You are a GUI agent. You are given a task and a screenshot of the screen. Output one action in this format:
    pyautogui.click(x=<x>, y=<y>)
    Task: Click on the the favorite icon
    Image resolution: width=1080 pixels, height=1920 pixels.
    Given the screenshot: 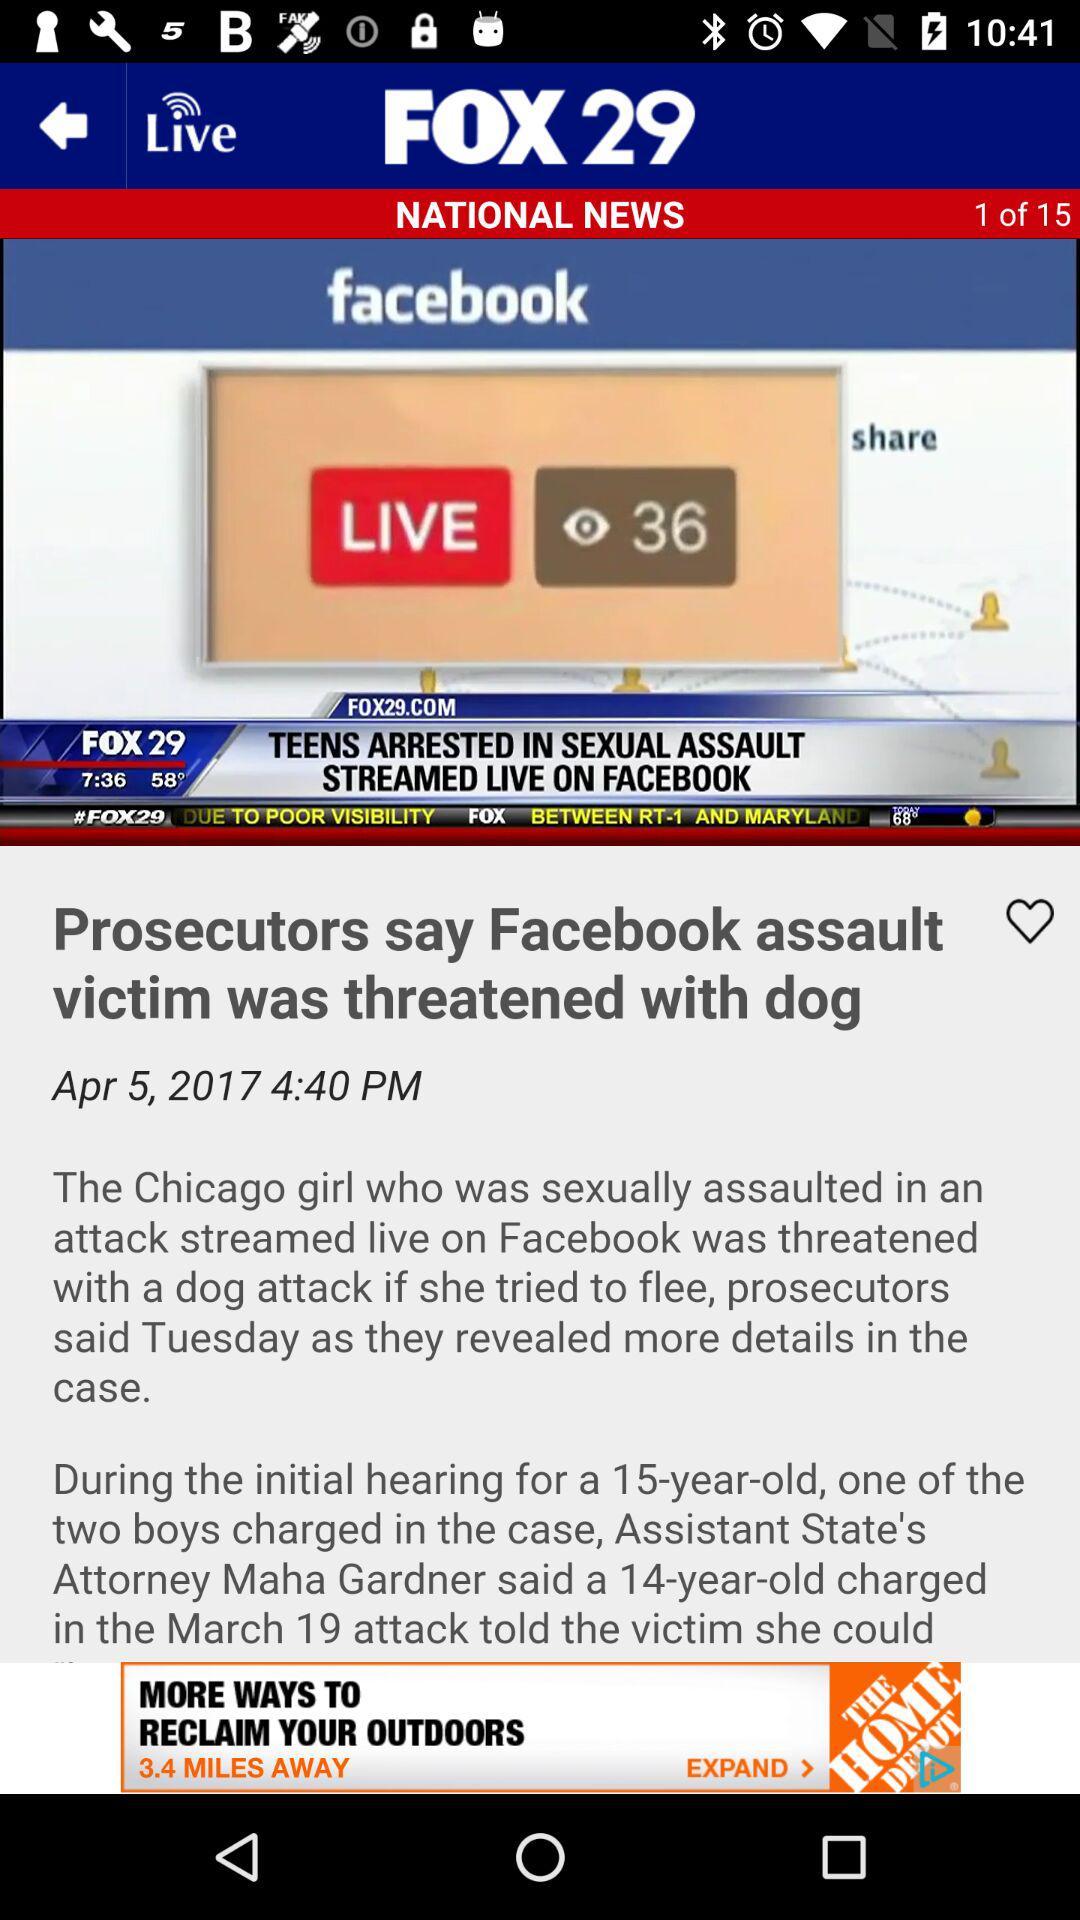 What is the action you would take?
    pyautogui.click(x=1017, y=920)
    